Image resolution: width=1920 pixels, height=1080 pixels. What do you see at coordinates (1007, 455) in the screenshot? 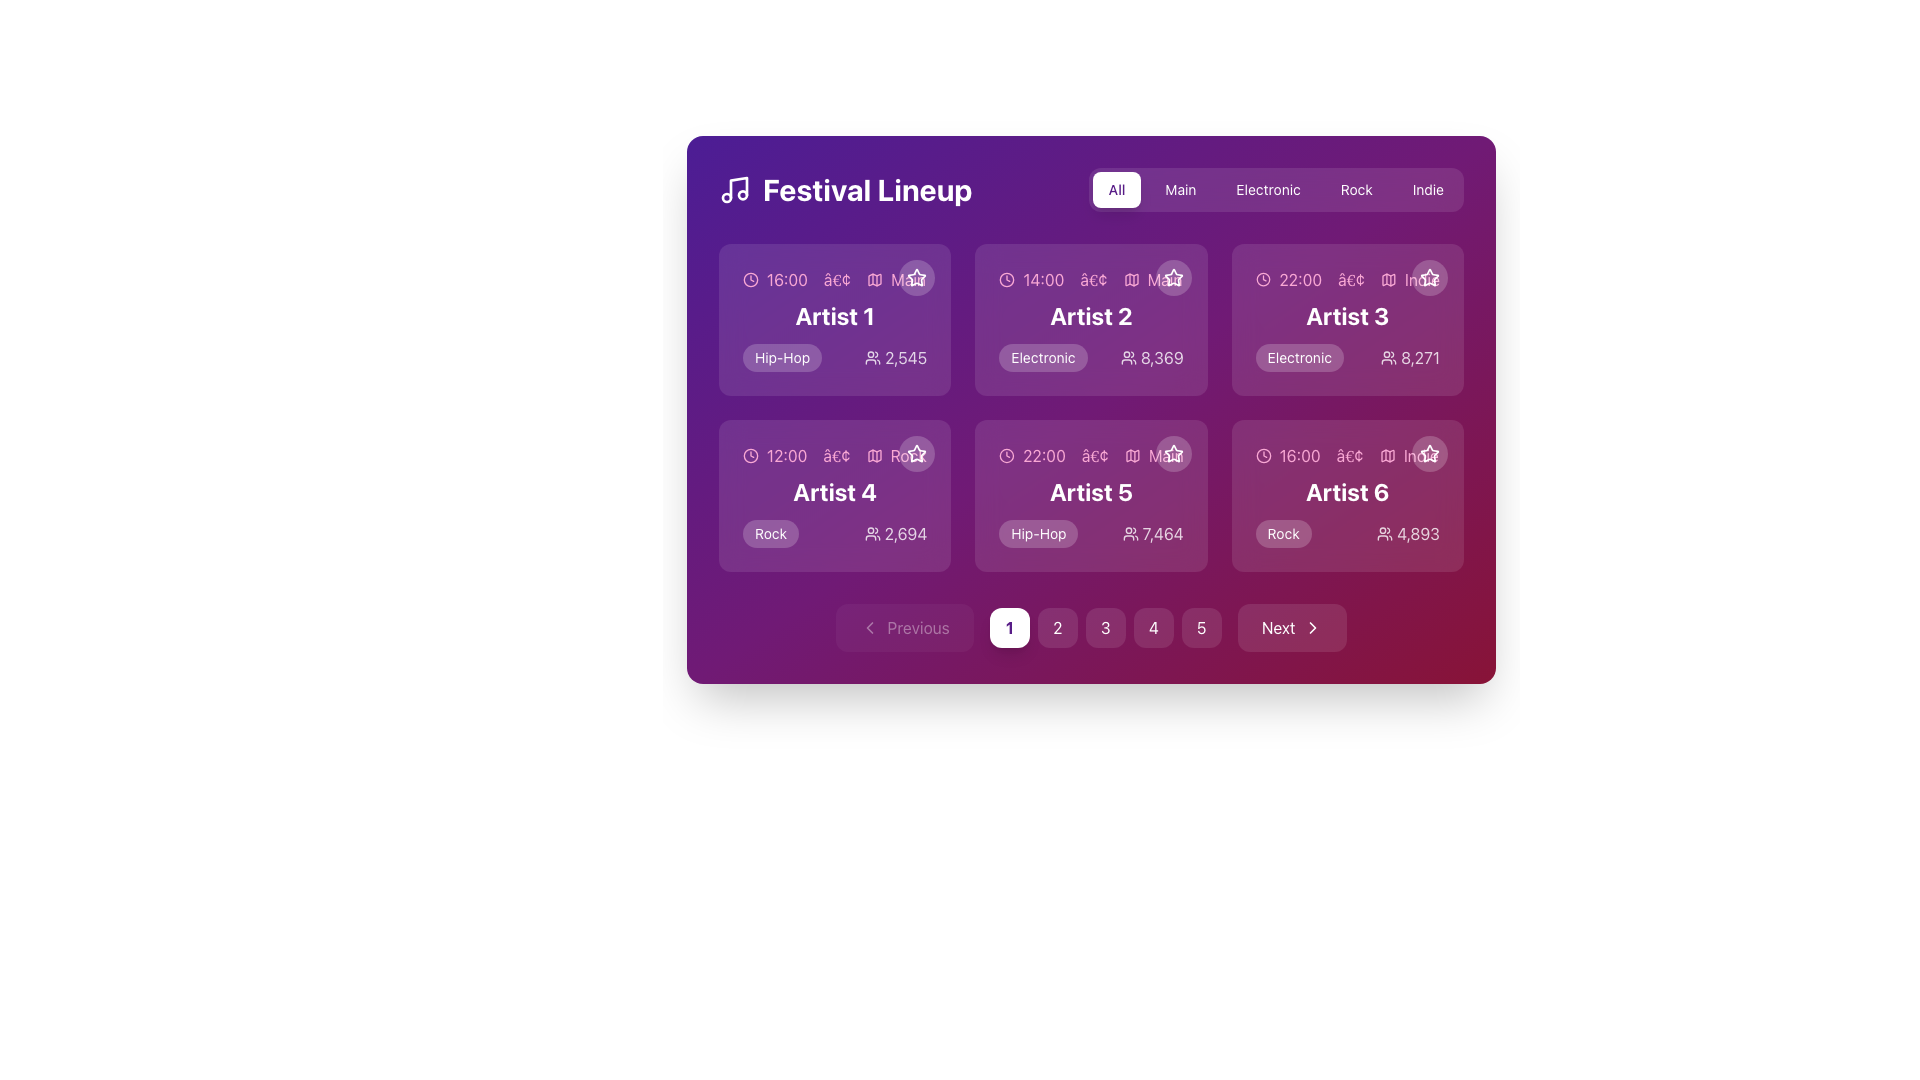
I see `the circular part of the clock icon in the SVG for 'Artist 5' to display more information` at bounding box center [1007, 455].